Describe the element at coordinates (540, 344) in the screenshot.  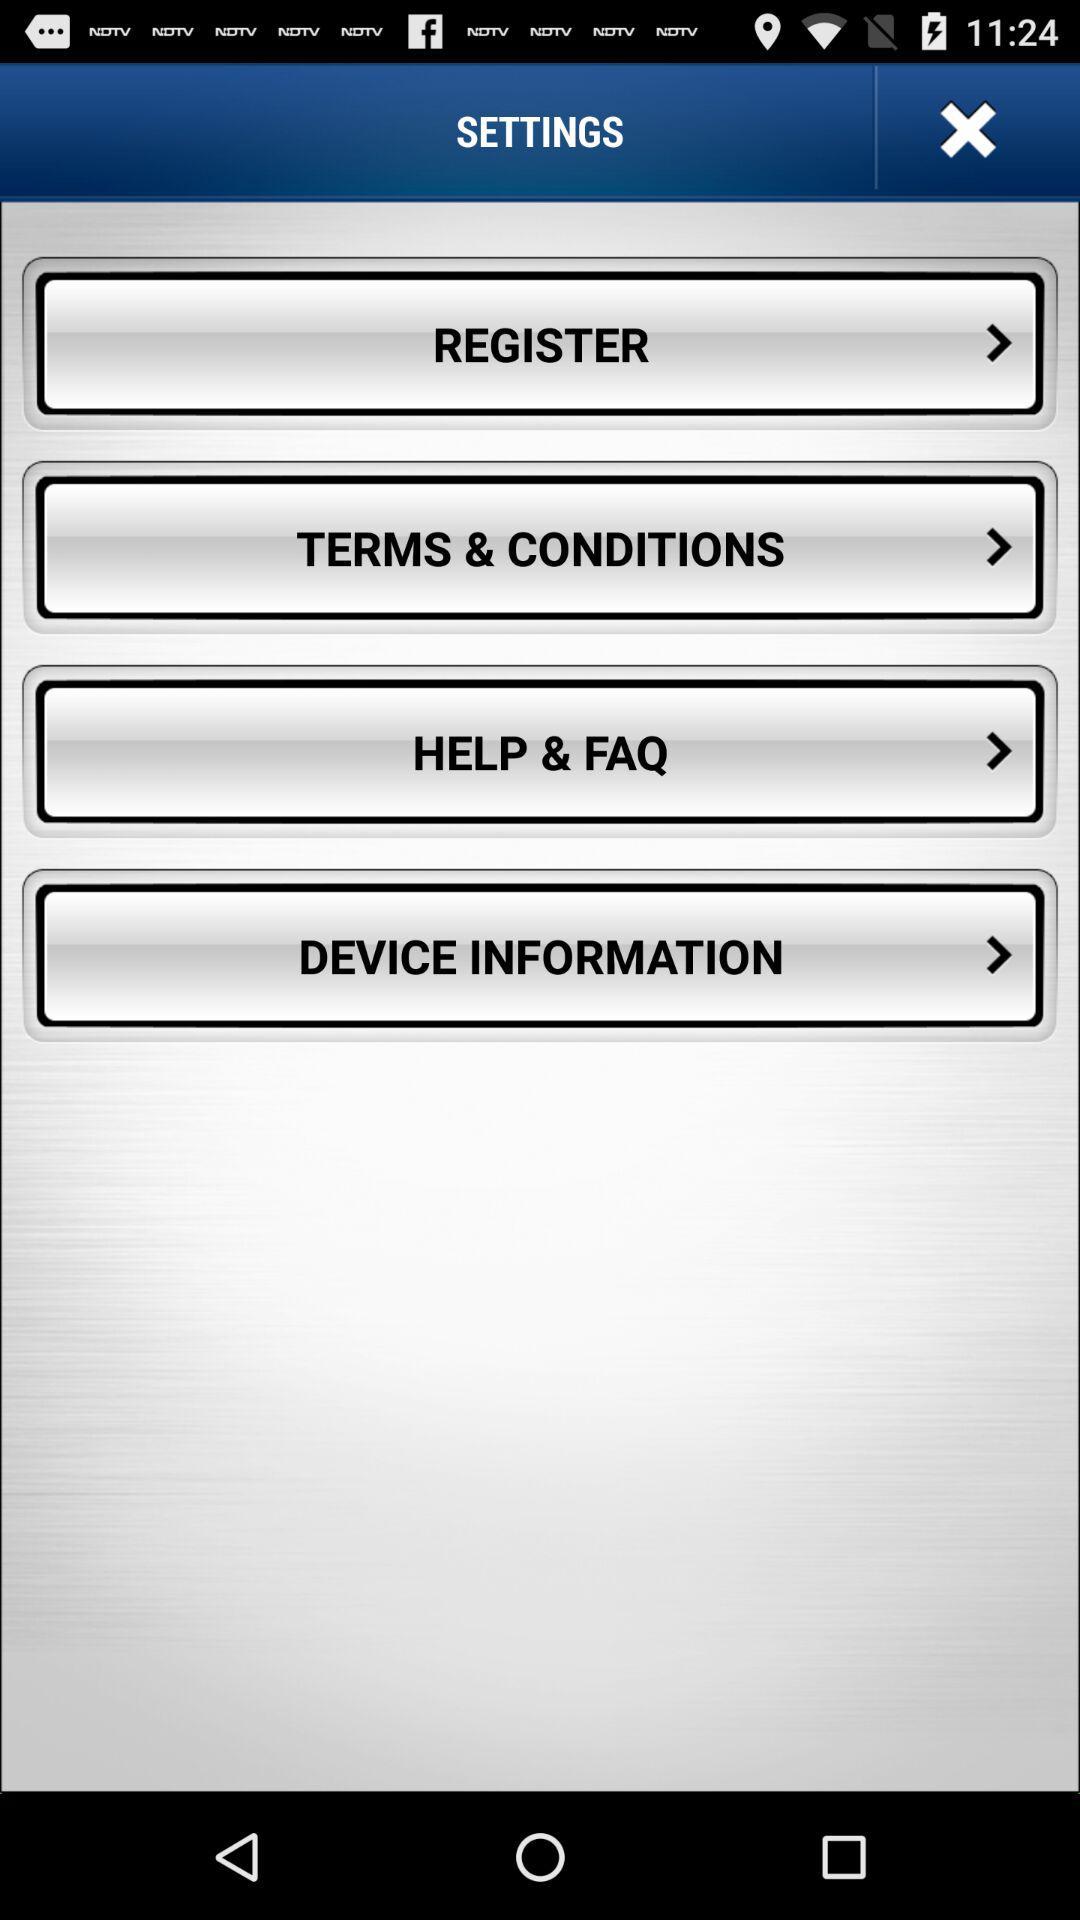
I see `the icon above the terms & conditions` at that location.